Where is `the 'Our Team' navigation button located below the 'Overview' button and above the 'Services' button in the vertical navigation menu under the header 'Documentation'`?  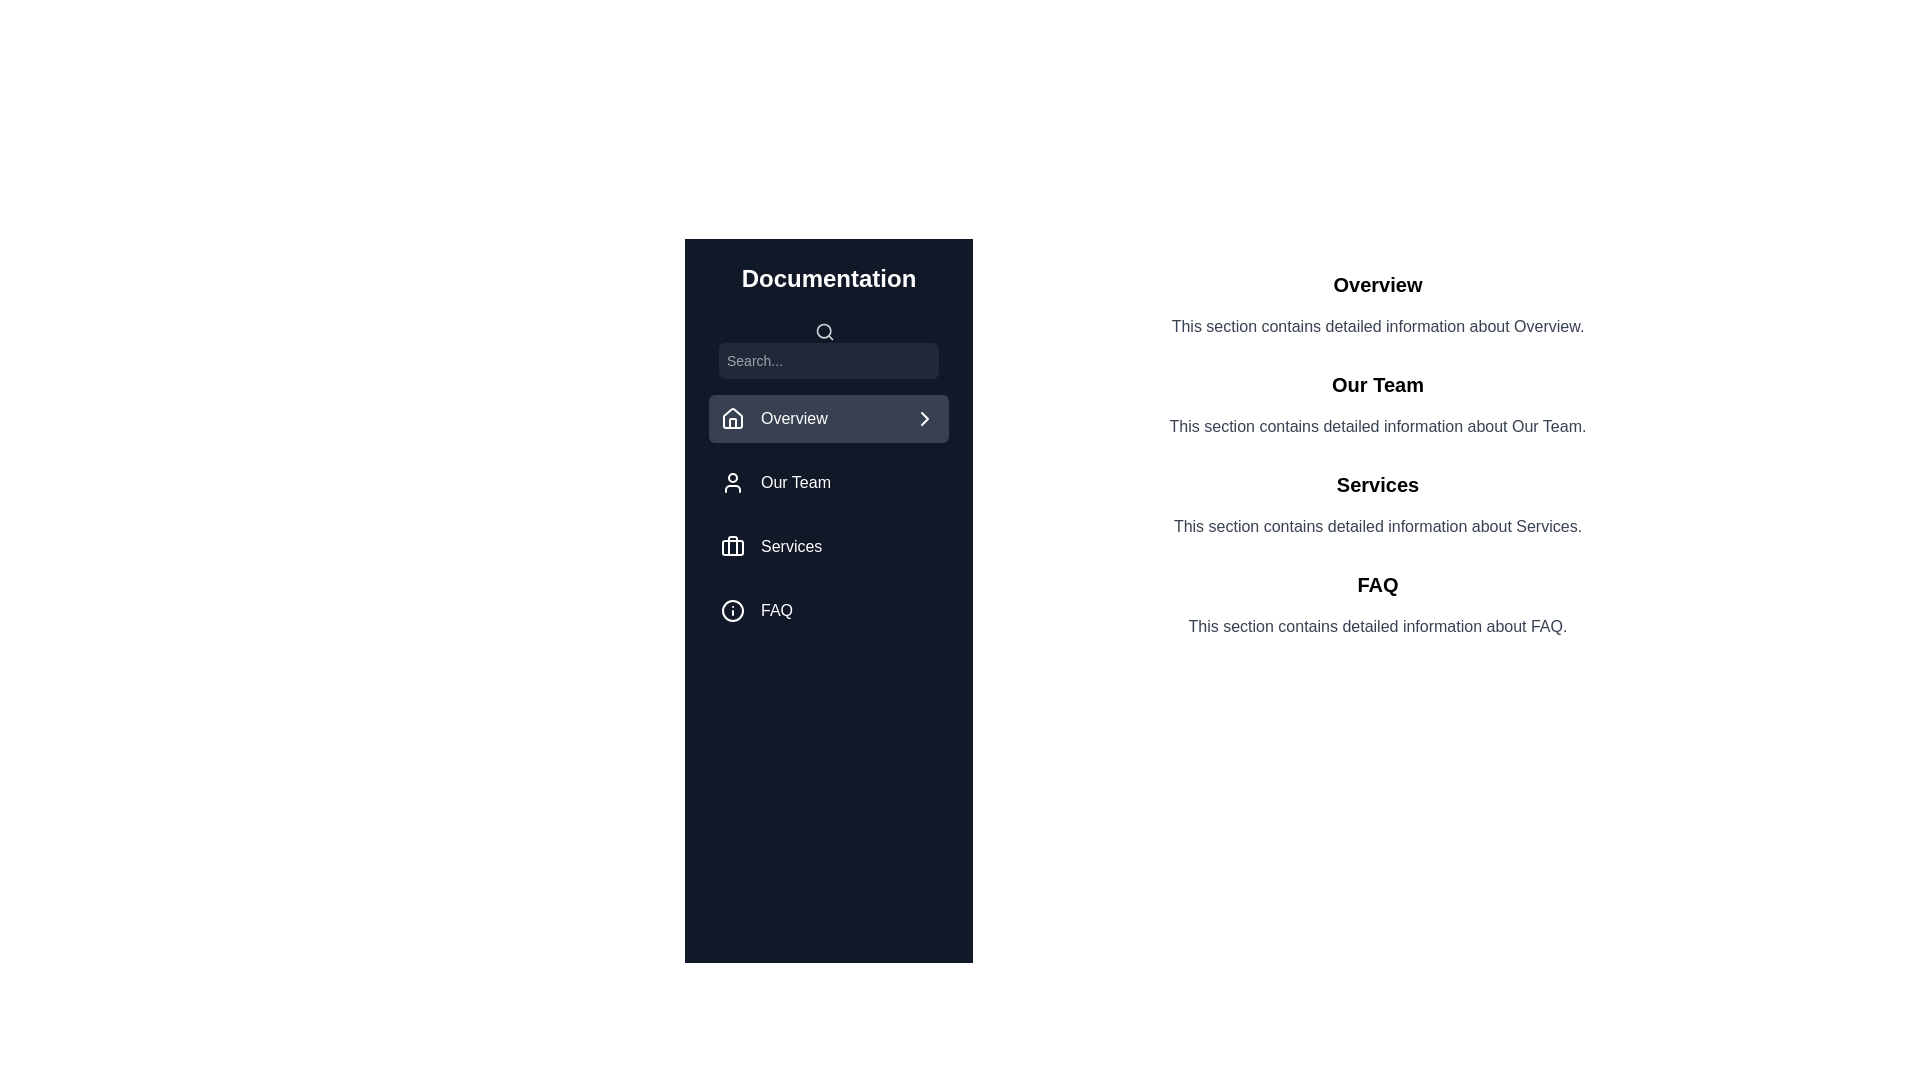 the 'Our Team' navigation button located below the 'Overview' button and above the 'Services' button in the vertical navigation menu under the header 'Documentation' is located at coordinates (829, 482).